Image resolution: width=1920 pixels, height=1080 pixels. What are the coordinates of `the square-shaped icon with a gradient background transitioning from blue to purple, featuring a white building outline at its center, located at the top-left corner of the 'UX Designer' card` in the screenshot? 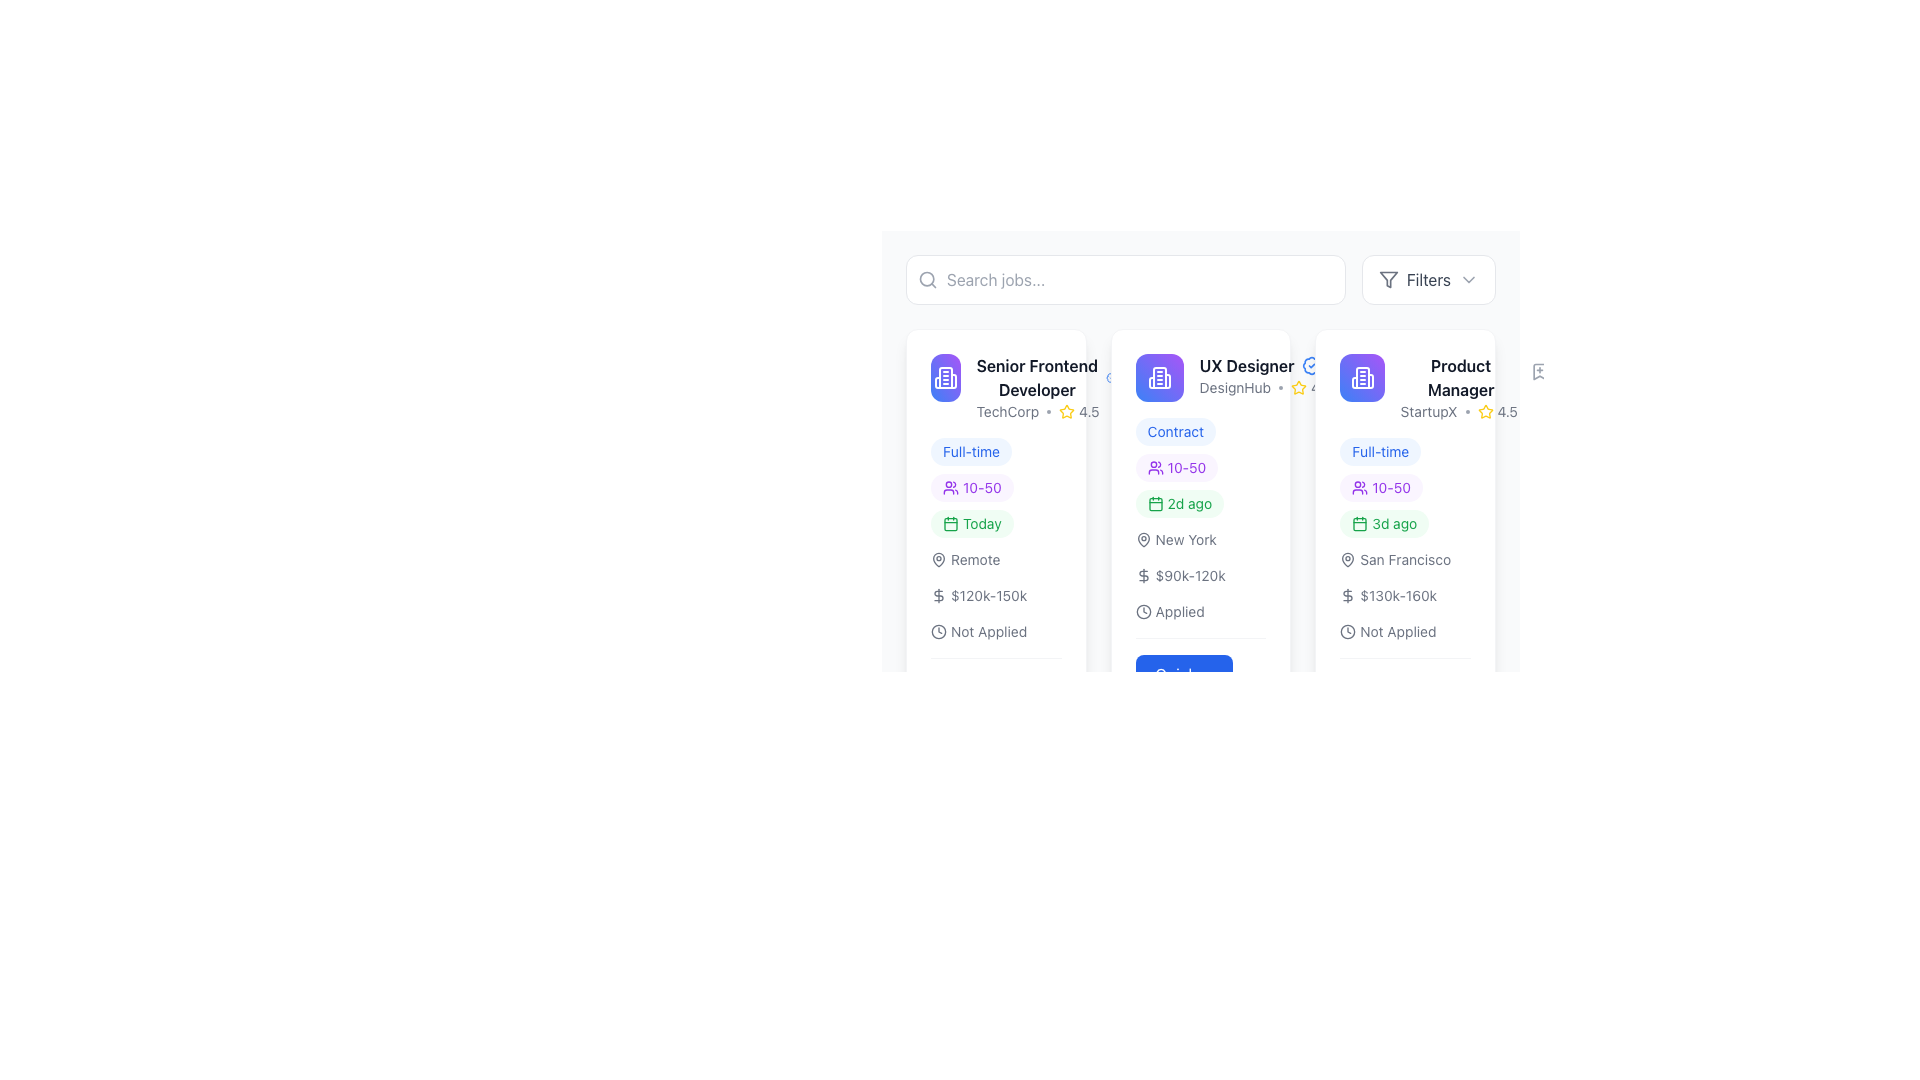 It's located at (1159, 378).